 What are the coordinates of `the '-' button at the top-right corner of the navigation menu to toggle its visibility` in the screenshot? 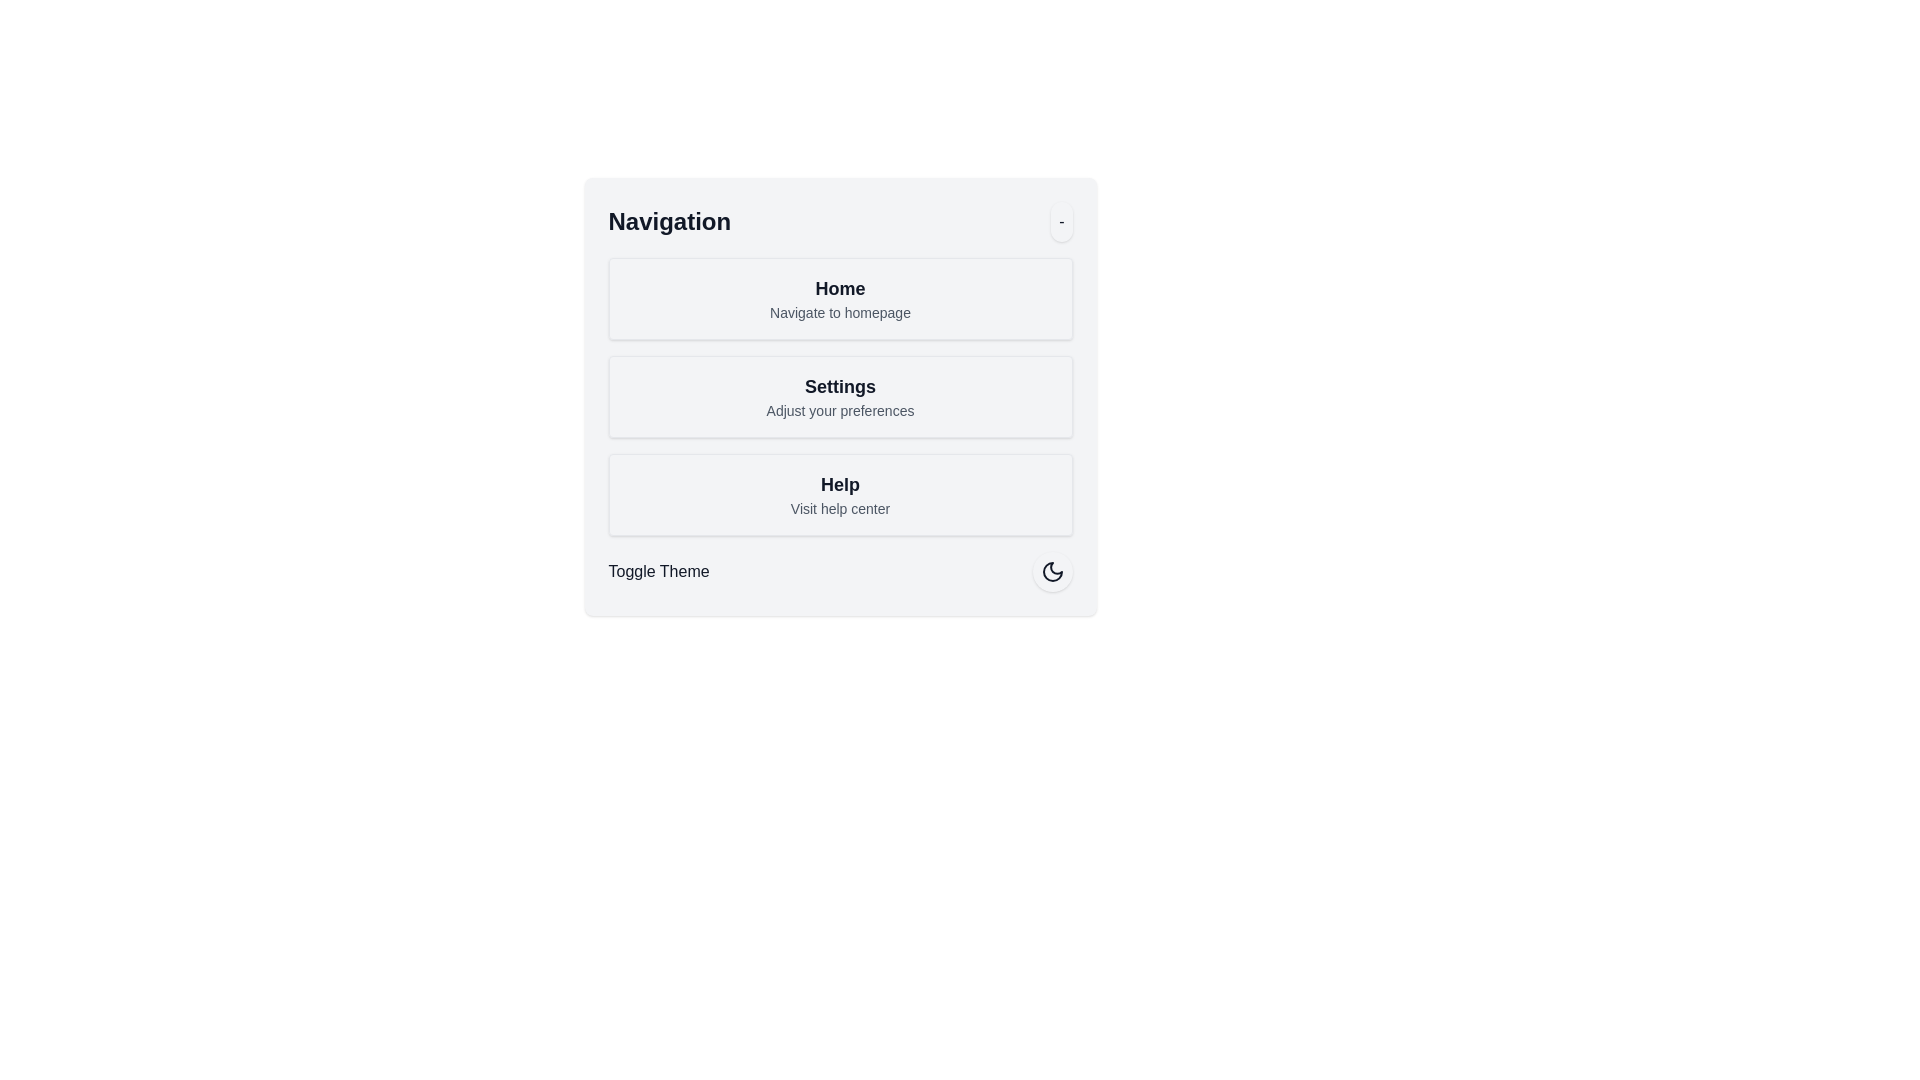 It's located at (1059, 222).